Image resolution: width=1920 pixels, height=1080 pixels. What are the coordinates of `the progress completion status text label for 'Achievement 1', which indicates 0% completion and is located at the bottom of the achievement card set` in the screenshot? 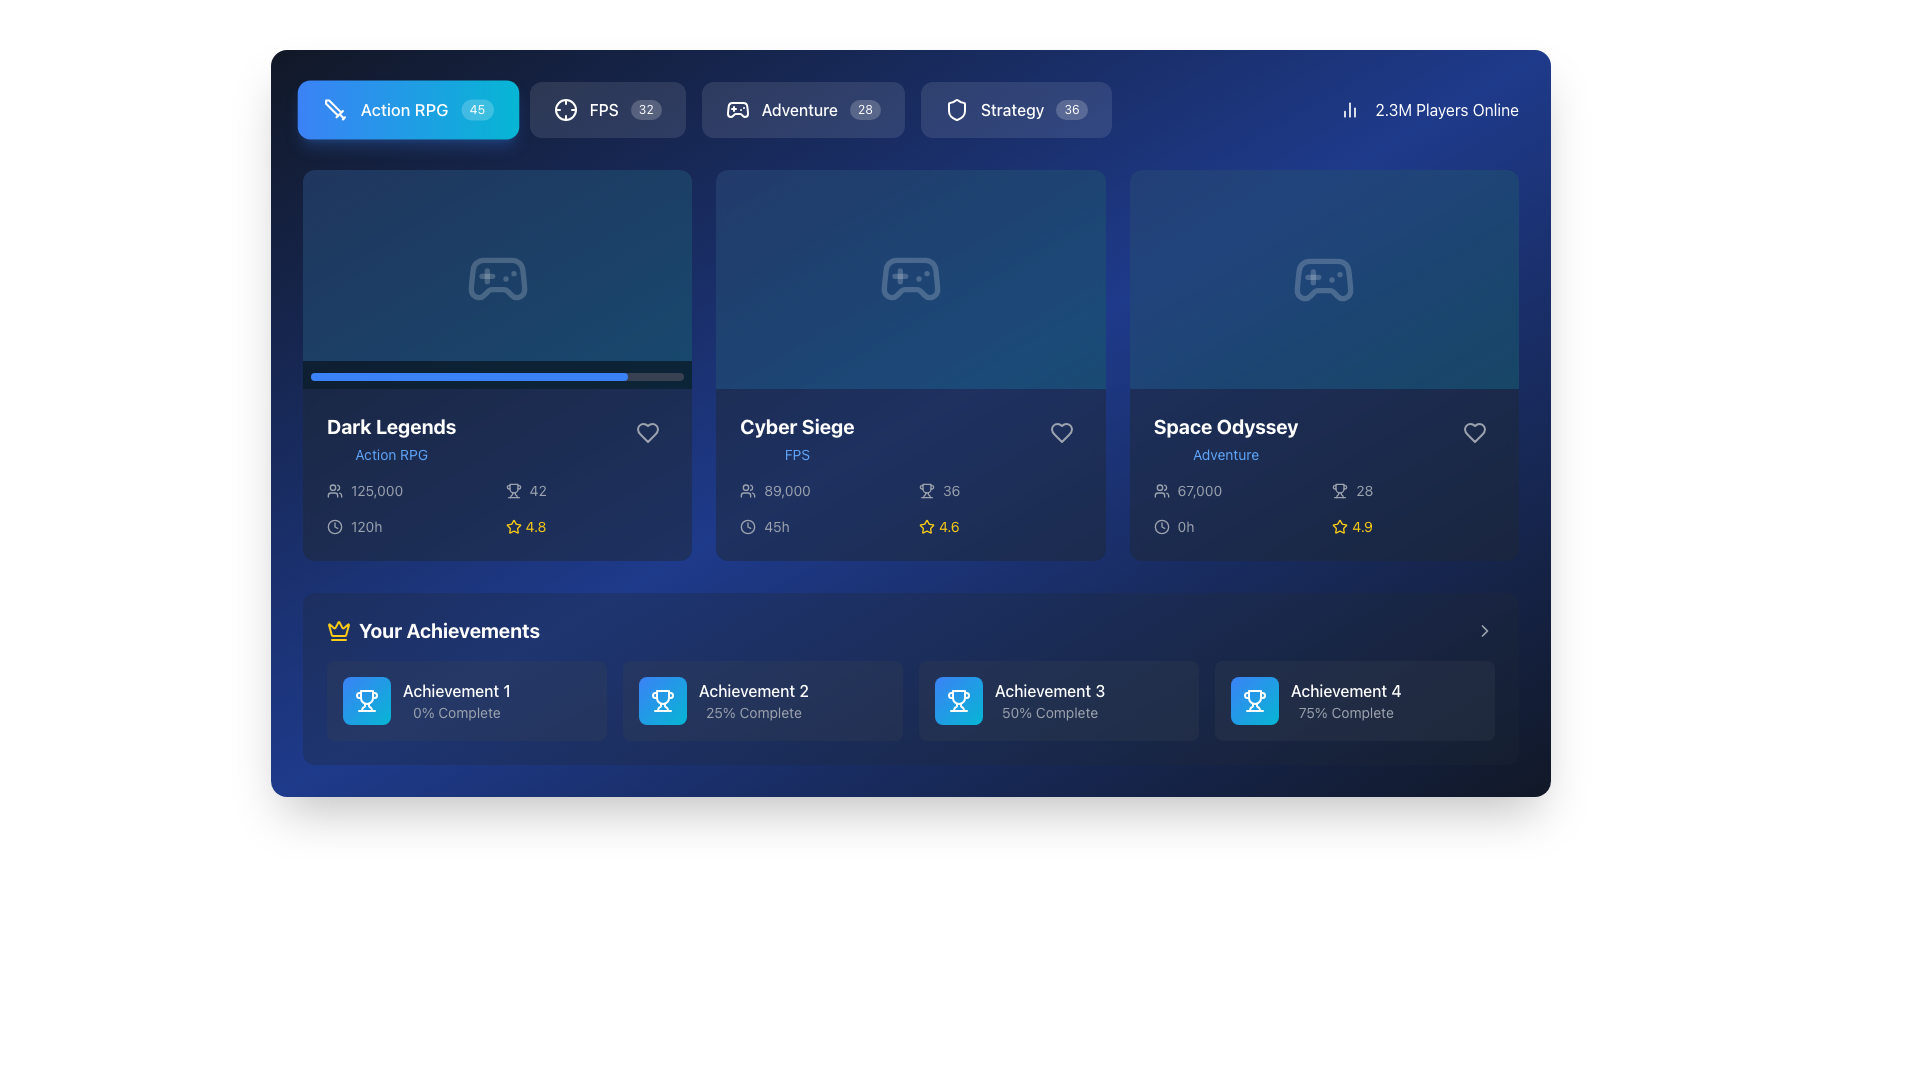 It's located at (455, 712).